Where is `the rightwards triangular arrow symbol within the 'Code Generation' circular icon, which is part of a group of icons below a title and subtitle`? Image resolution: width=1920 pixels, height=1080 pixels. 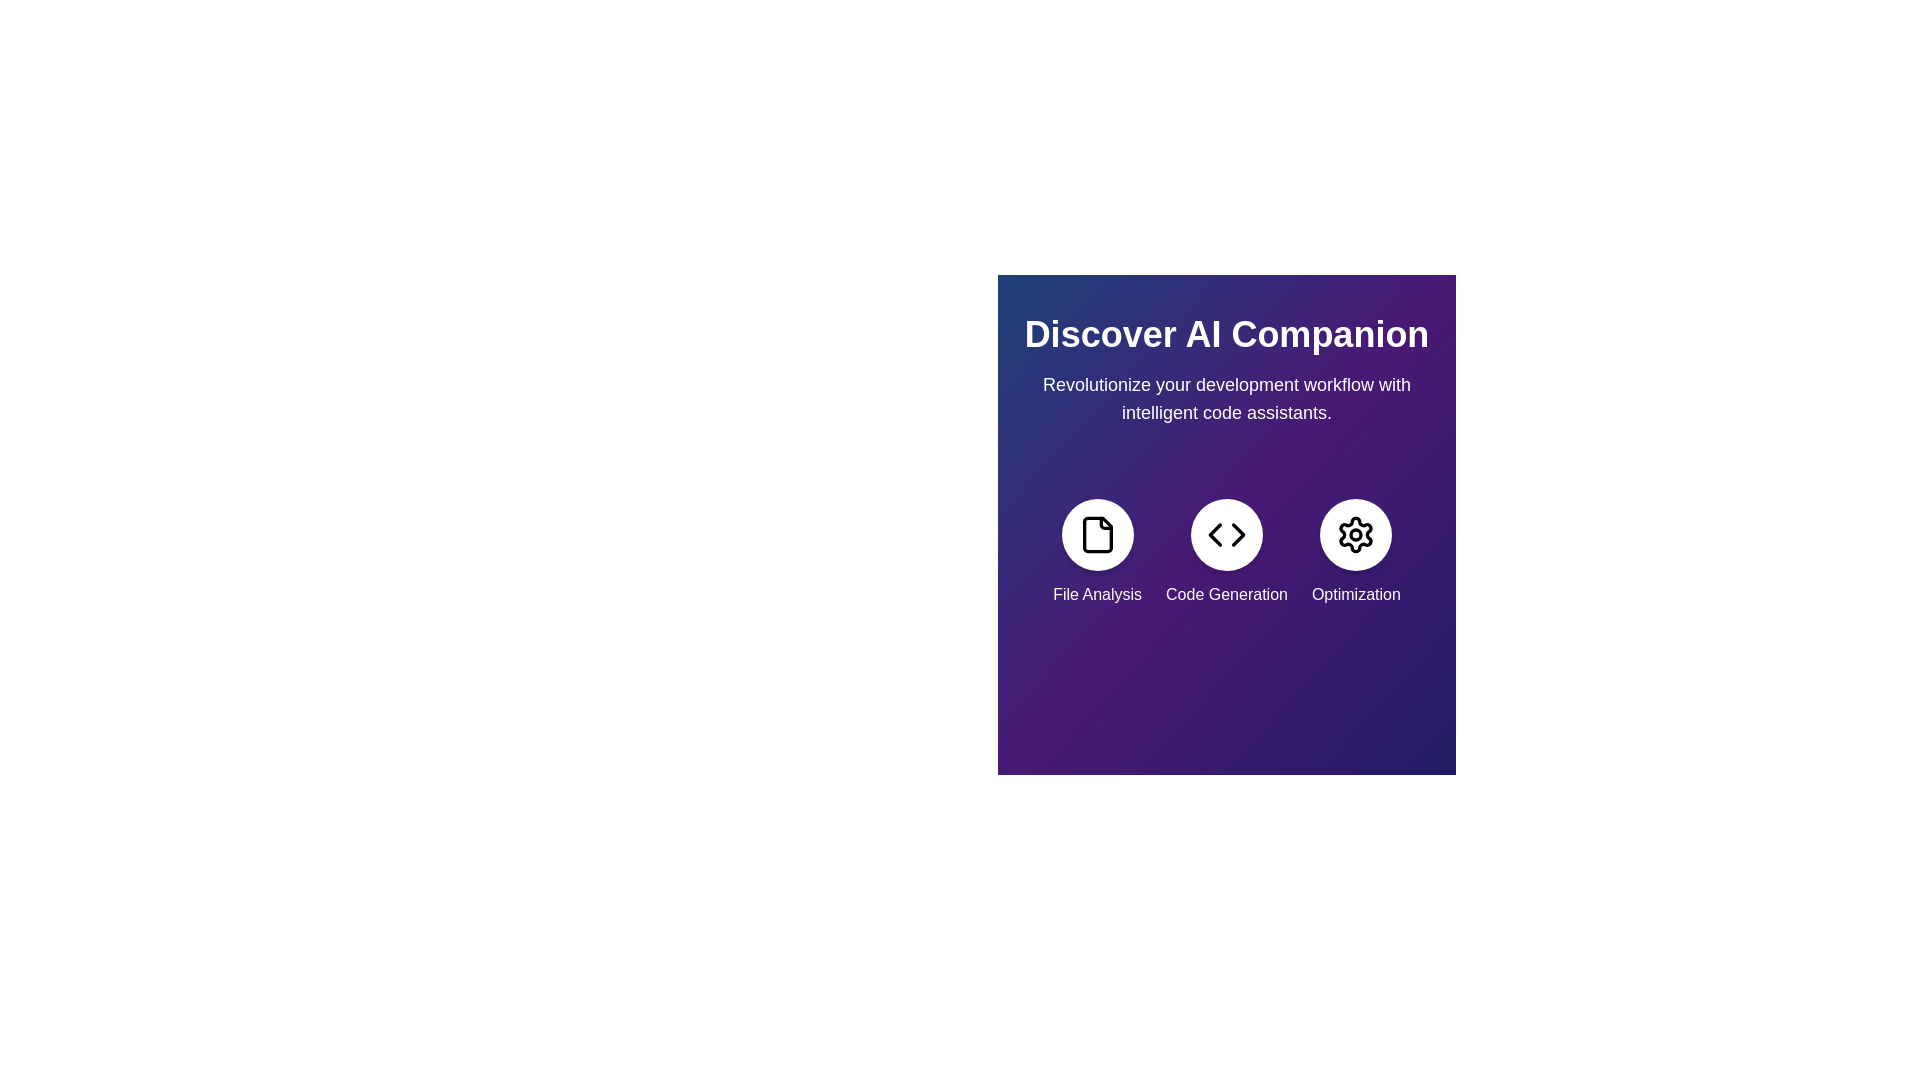 the rightwards triangular arrow symbol within the 'Code Generation' circular icon, which is part of a group of icons below a title and subtitle is located at coordinates (1237, 534).